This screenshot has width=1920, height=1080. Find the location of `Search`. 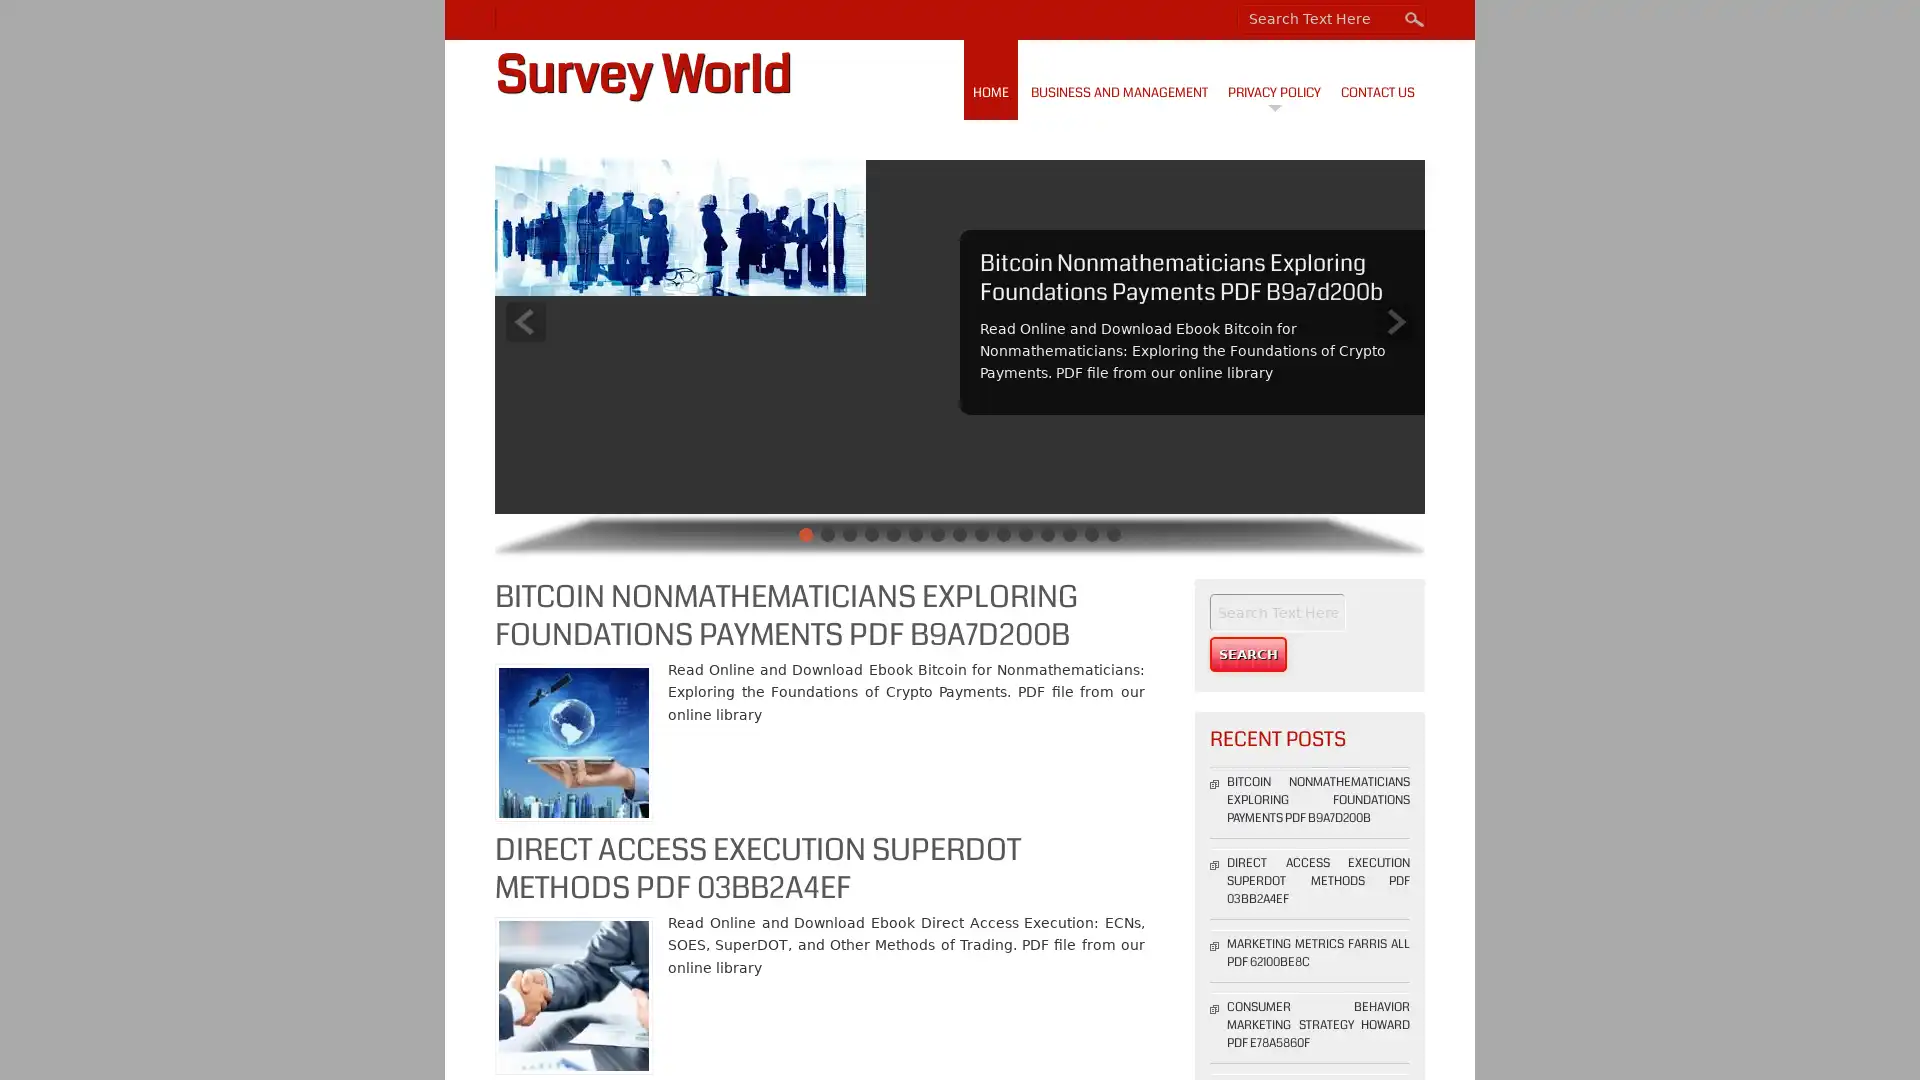

Search is located at coordinates (1247, 654).